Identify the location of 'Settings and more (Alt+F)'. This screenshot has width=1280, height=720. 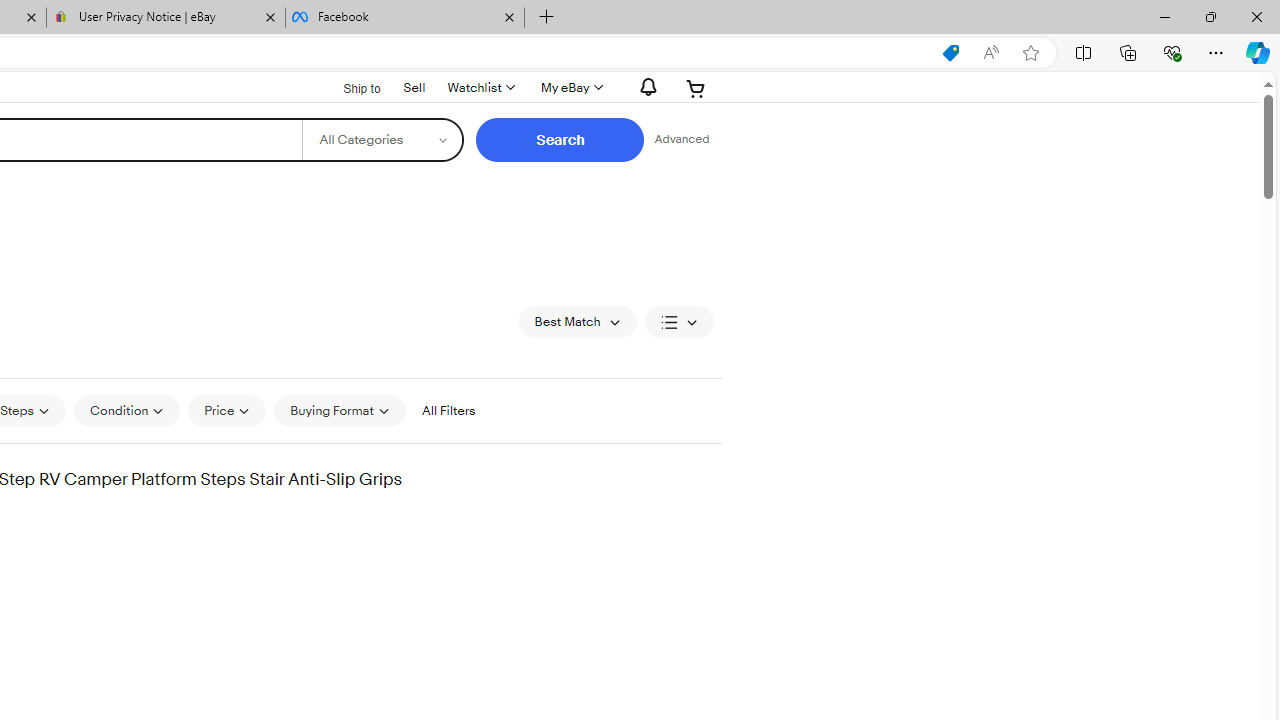
(1215, 51).